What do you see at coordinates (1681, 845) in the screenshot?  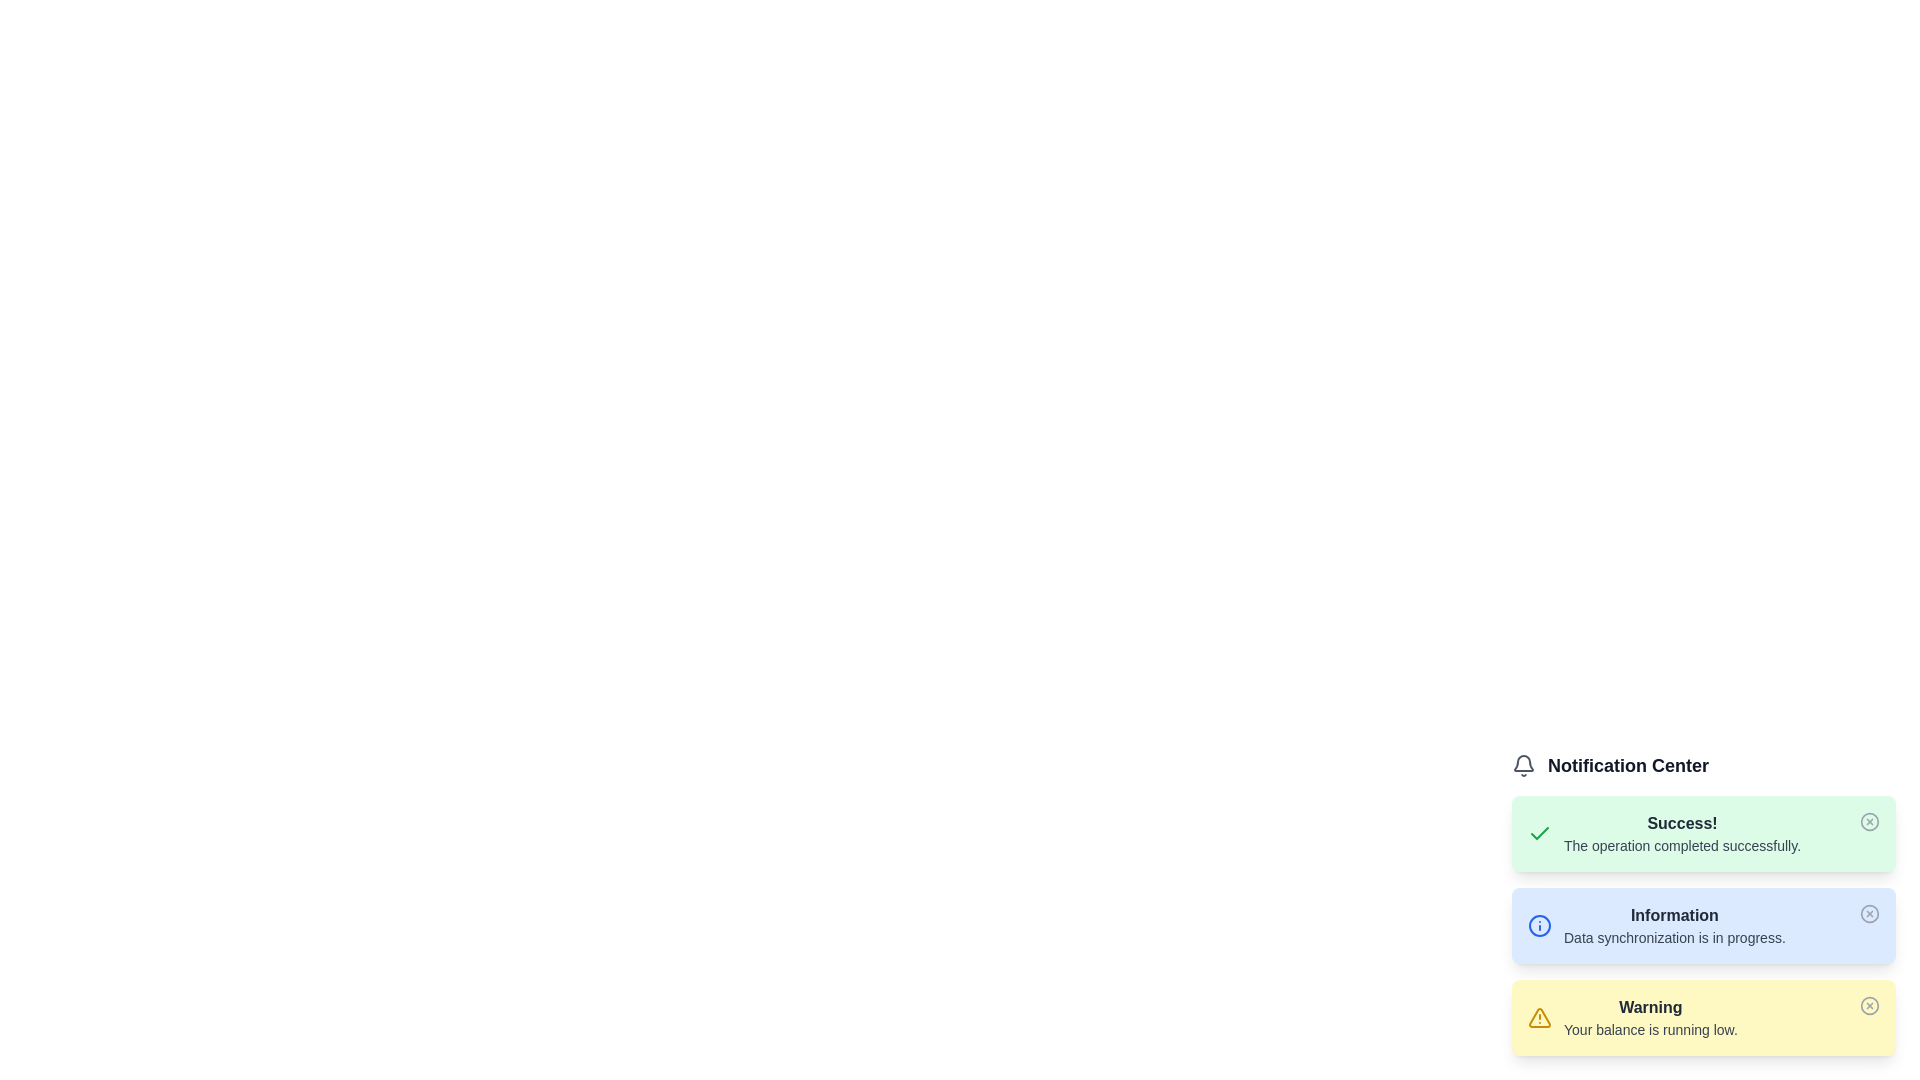 I see `the success confirmation text label, which is located as the second line below the bolded text 'Success!' in the green notification card within the 'Notification Center'` at bounding box center [1681, 845].